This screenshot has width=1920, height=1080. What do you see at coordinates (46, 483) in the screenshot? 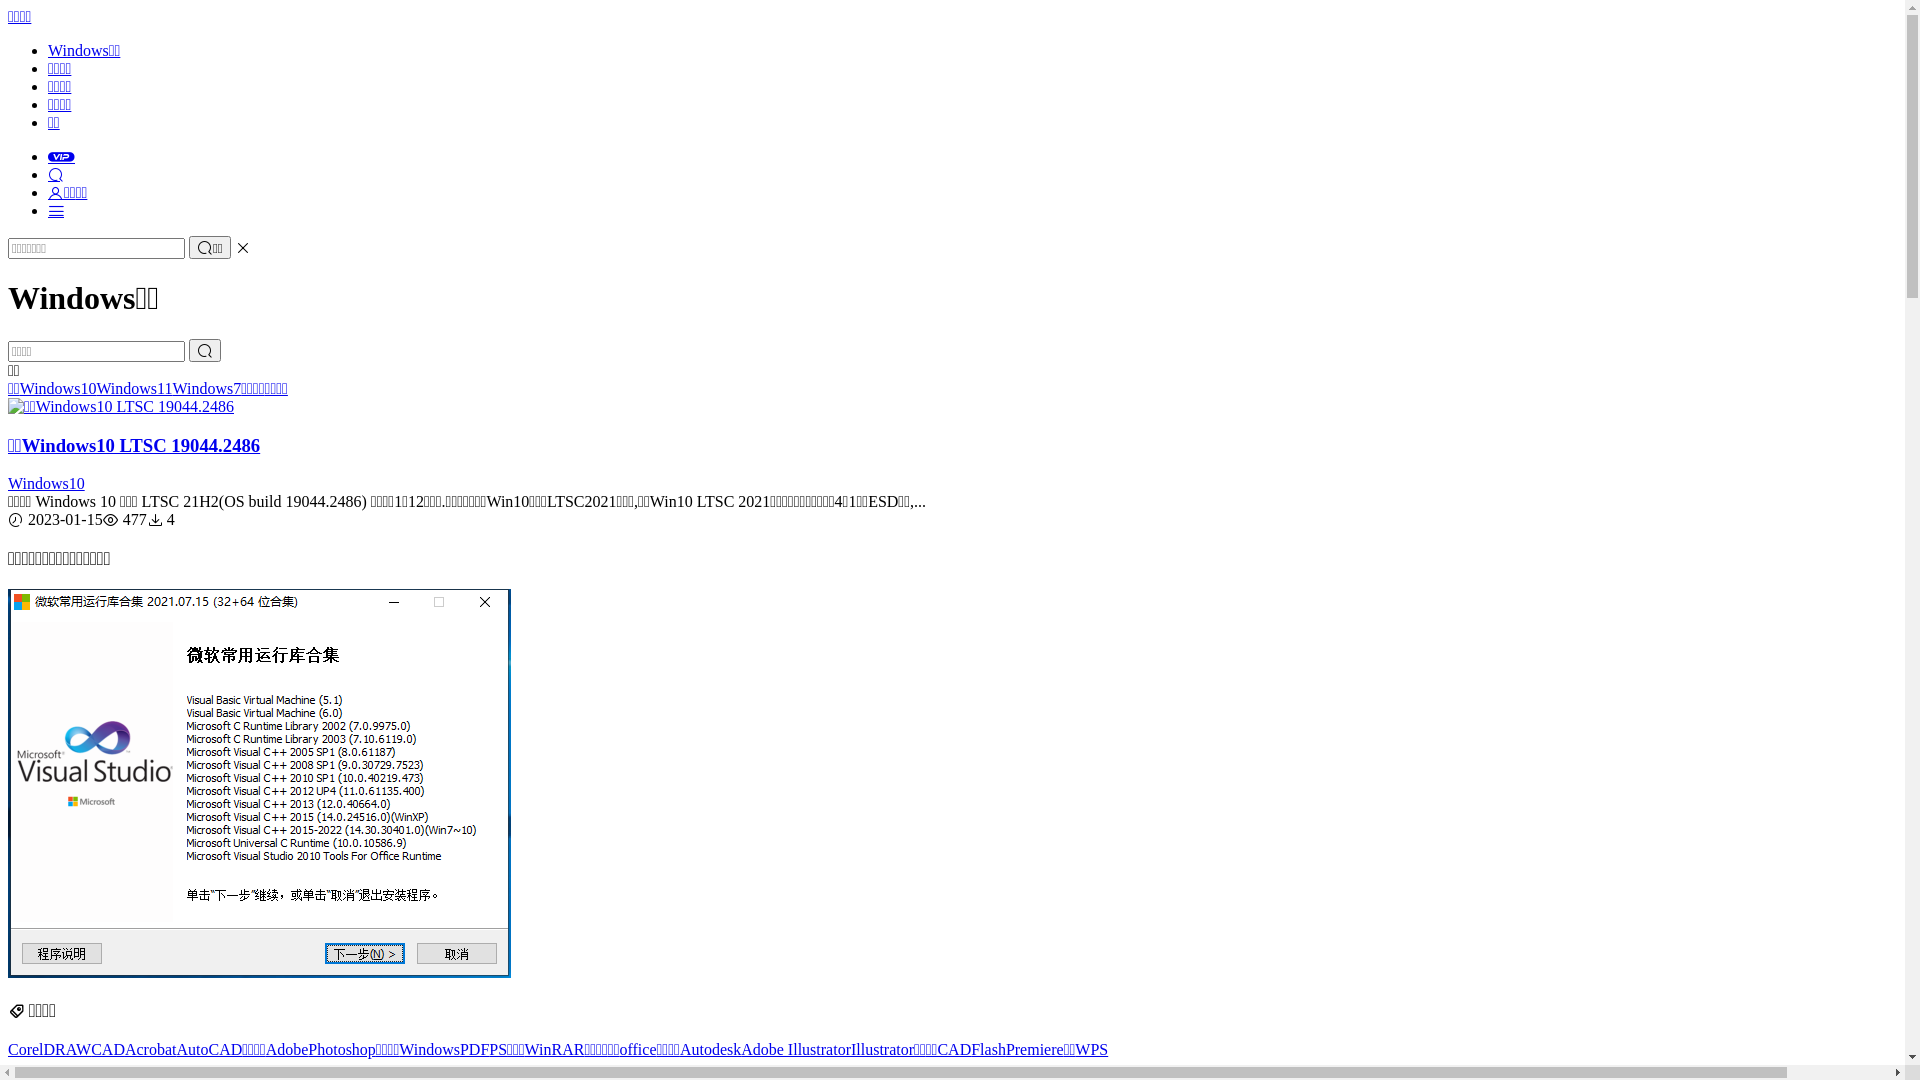
I see `'Windows10'` at bounding box center [46, 483].